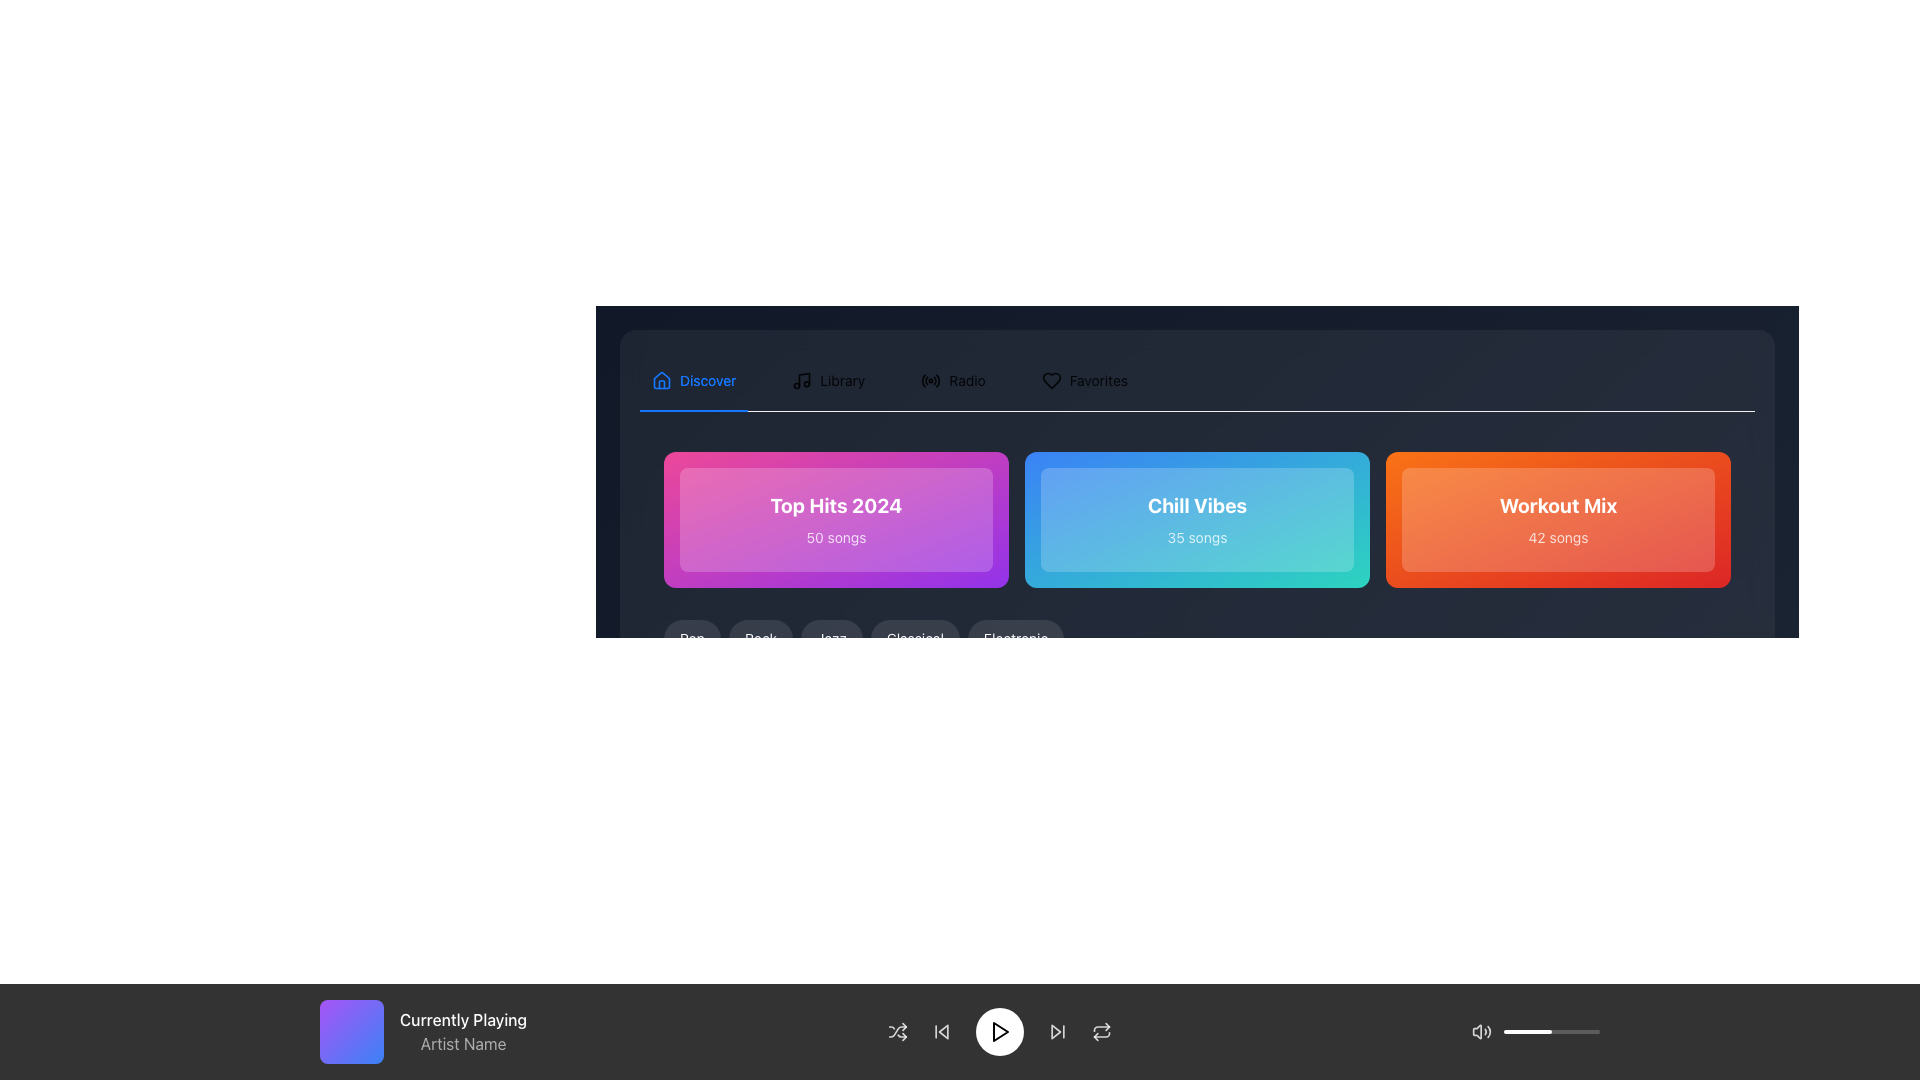 This screenshot has height=1080, width=1920. What do you see at coordinates (1574, 1032) in the screenshot?
I see `the slider position` at bounding box center [1574, 1032].